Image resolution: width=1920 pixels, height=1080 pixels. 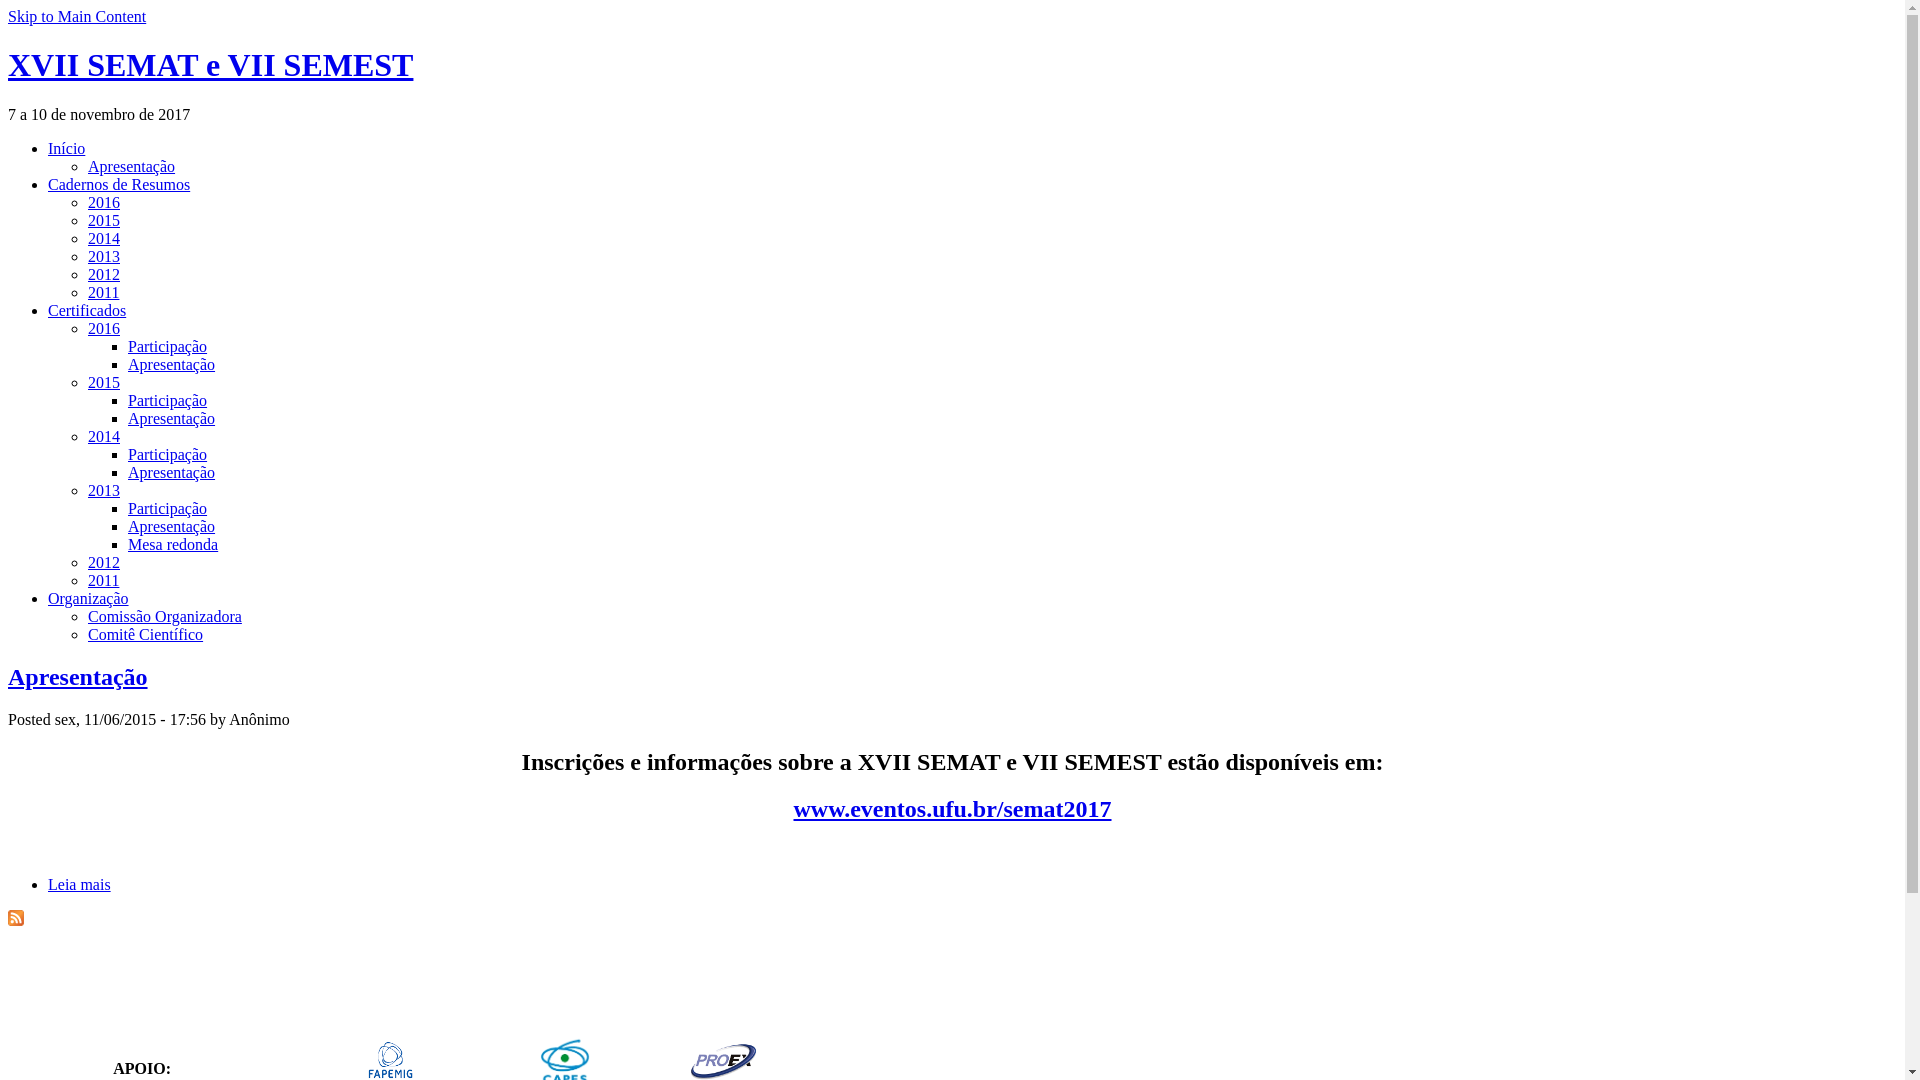 I want to click on '2015', so click(x=86, y=220).